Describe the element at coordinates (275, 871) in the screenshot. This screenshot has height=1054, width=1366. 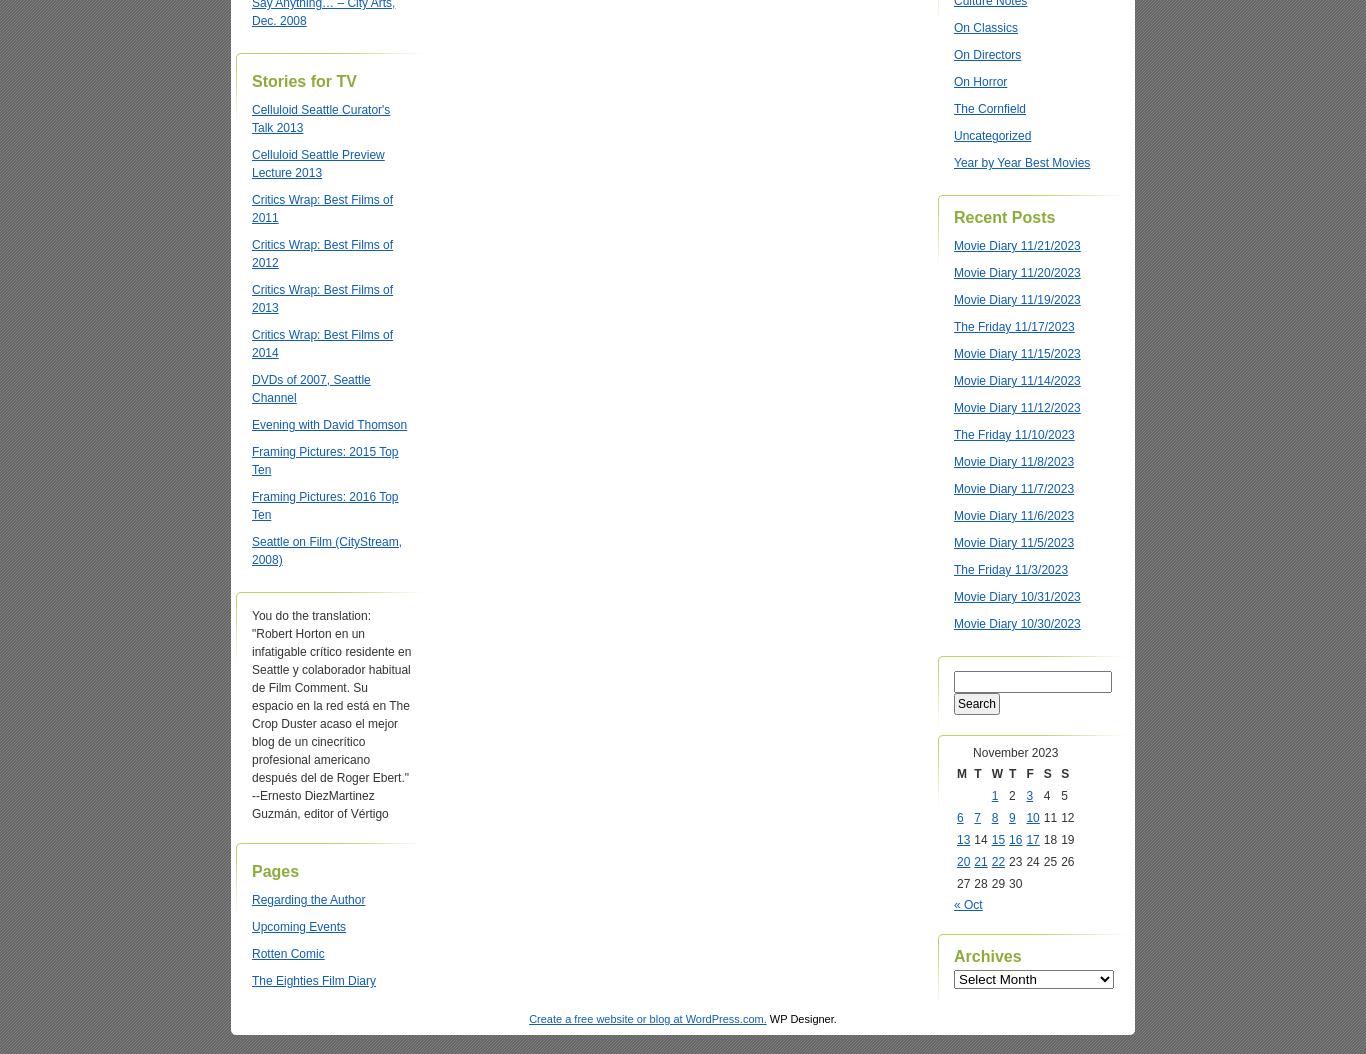
I see `'Pages'` at that location.